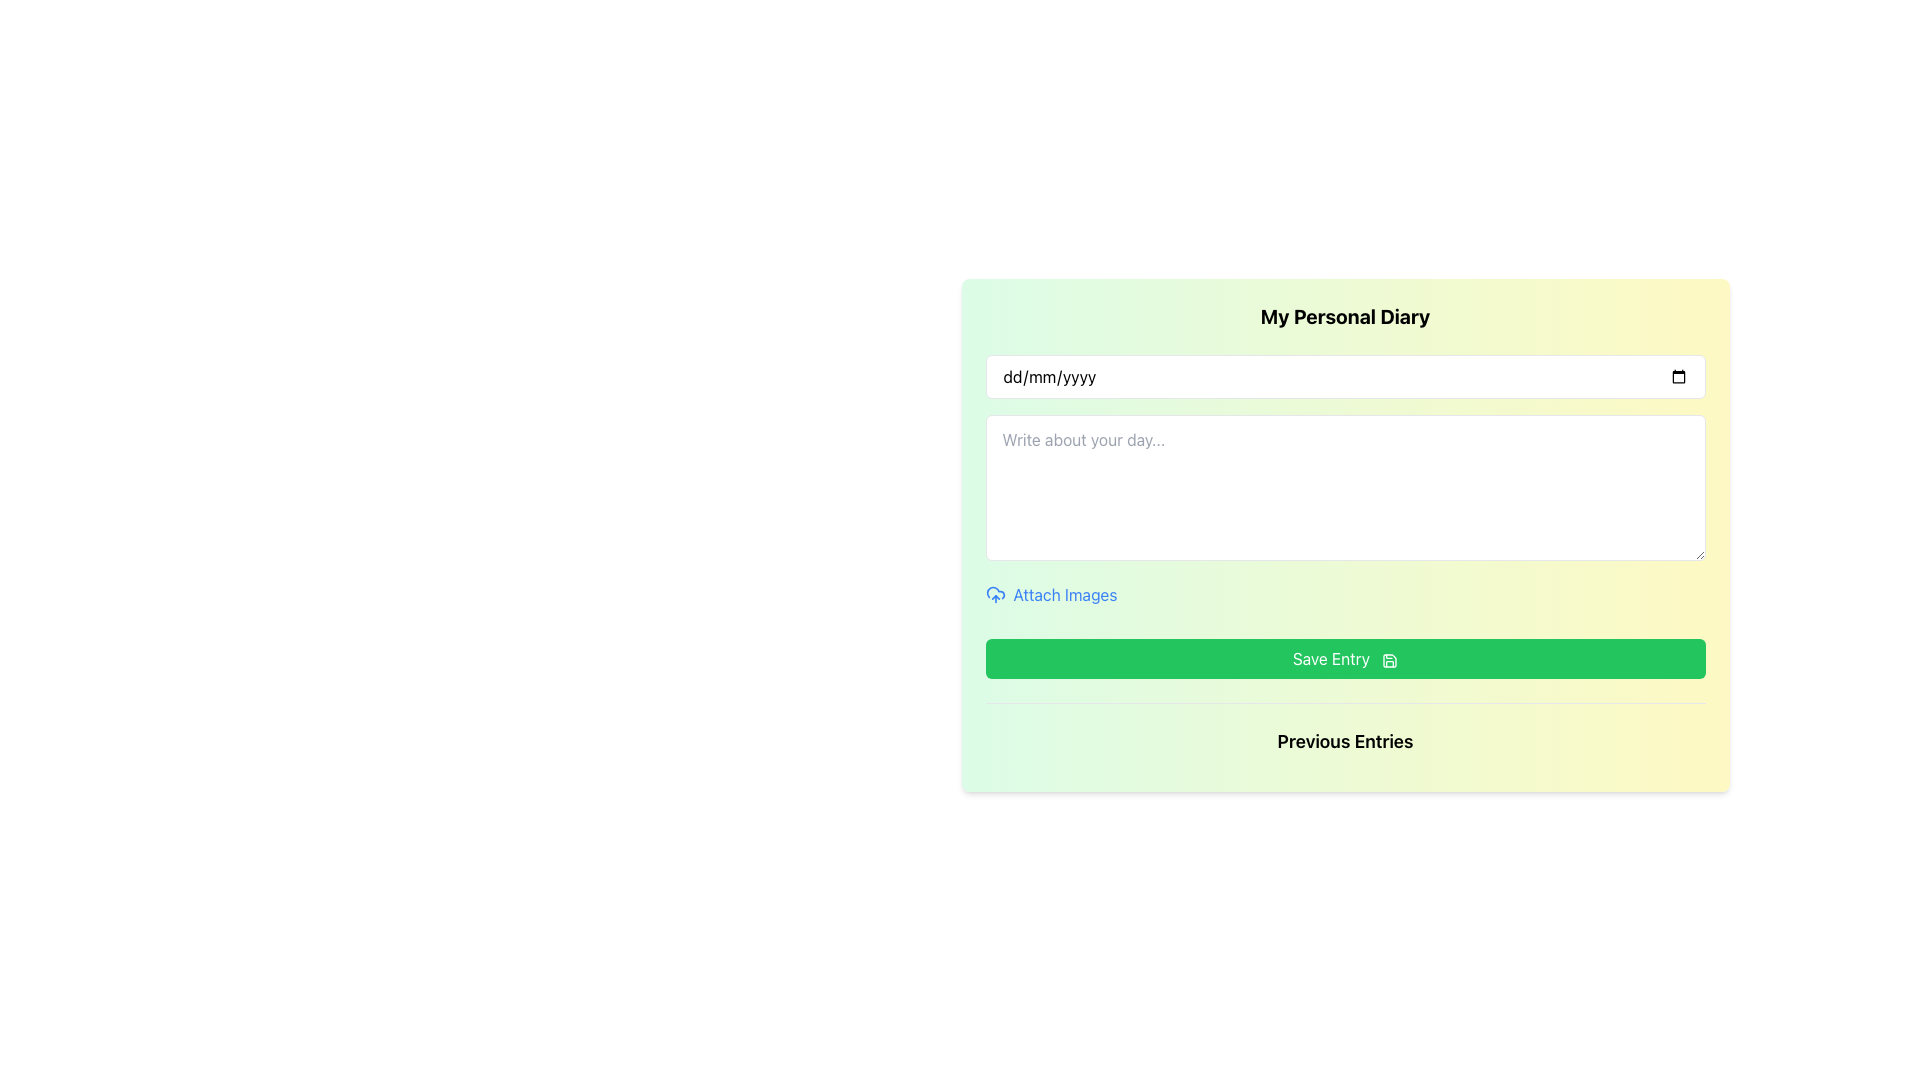 This screenshot has width=1920, height=1080. Describe the element at coordinates (995, 593) in the screenshot. I see `the blue cloud-like icon with an upward-pointing arrow located to the left of the 'Attach Images' text` at that location.